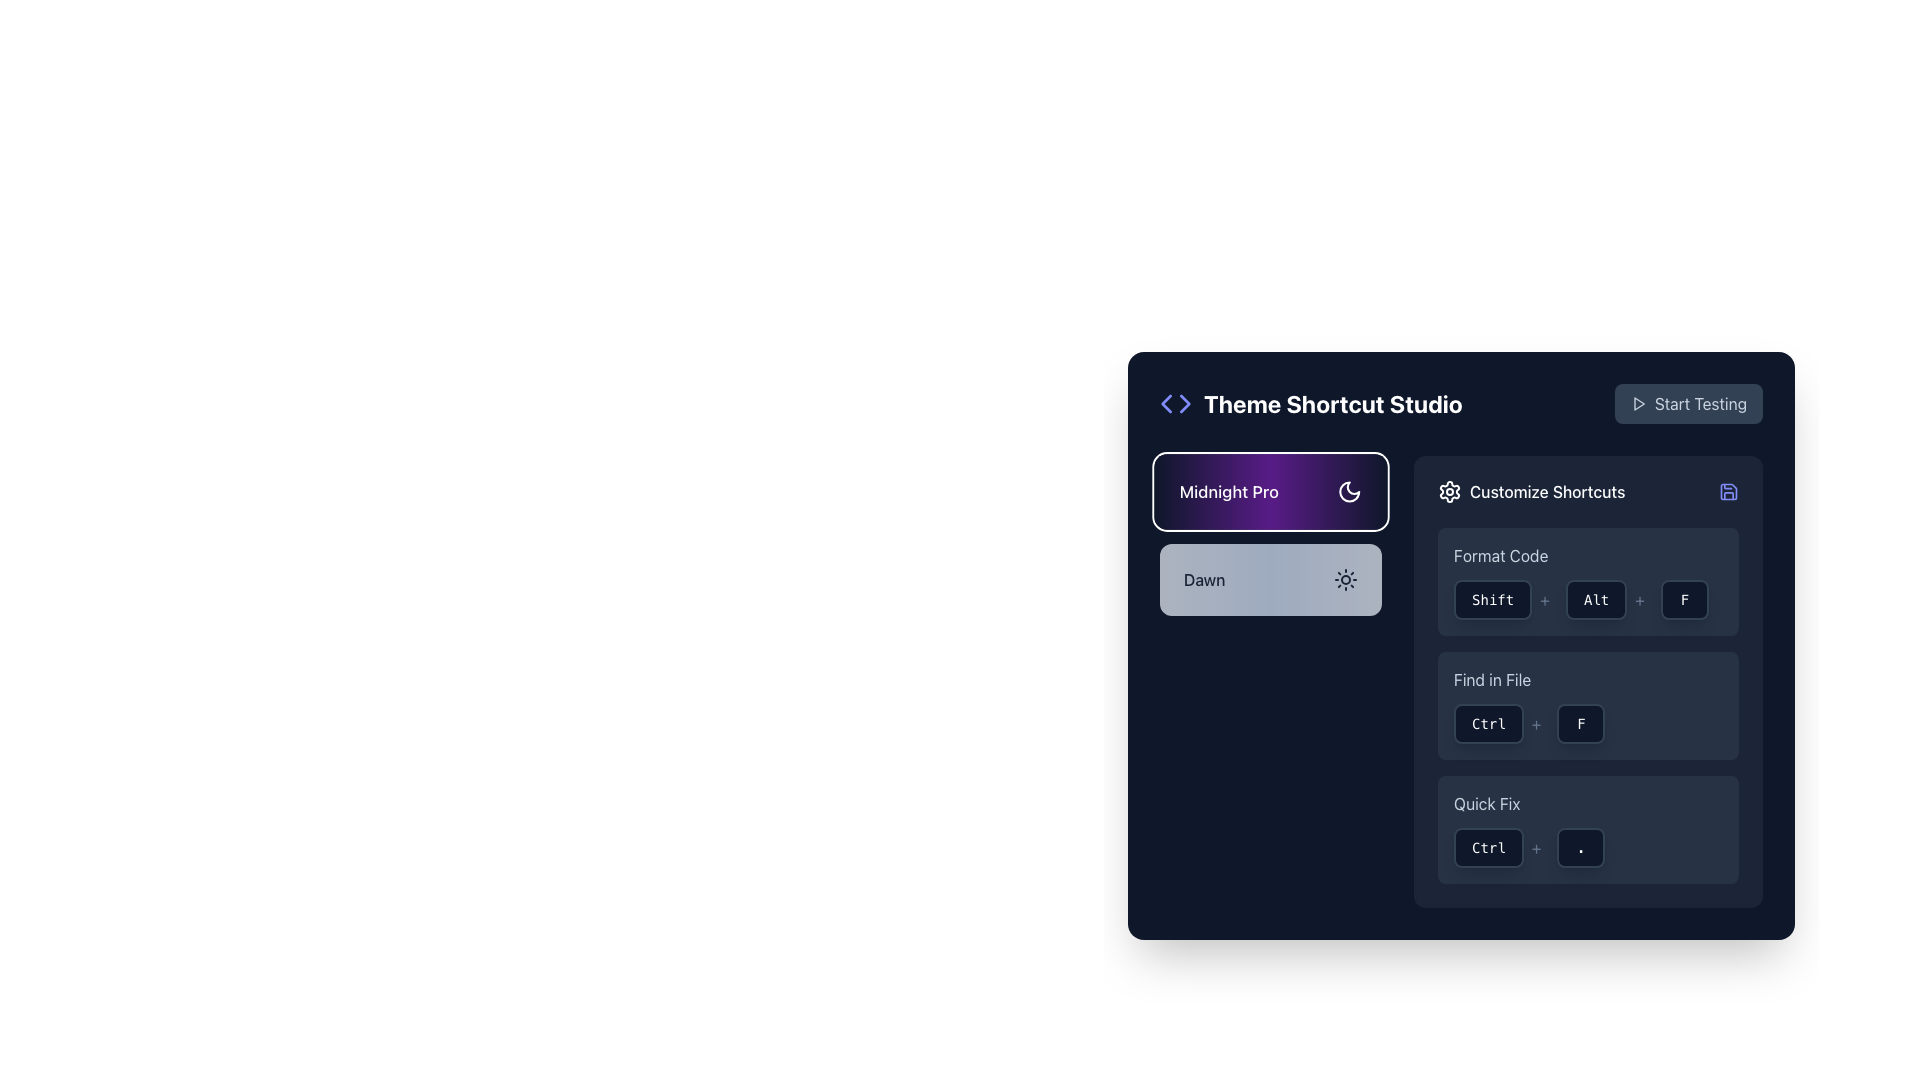 Image resolution: width=1920 pixels, height=1080 pixels. Describe the element at coordinates (1580, 848) in the screenshot. I see `the button representing the '.' key in the 'Quick Fix' shortcut section, which is located to the right of the 'Ctrl' key and the '+' symbol` at that location.